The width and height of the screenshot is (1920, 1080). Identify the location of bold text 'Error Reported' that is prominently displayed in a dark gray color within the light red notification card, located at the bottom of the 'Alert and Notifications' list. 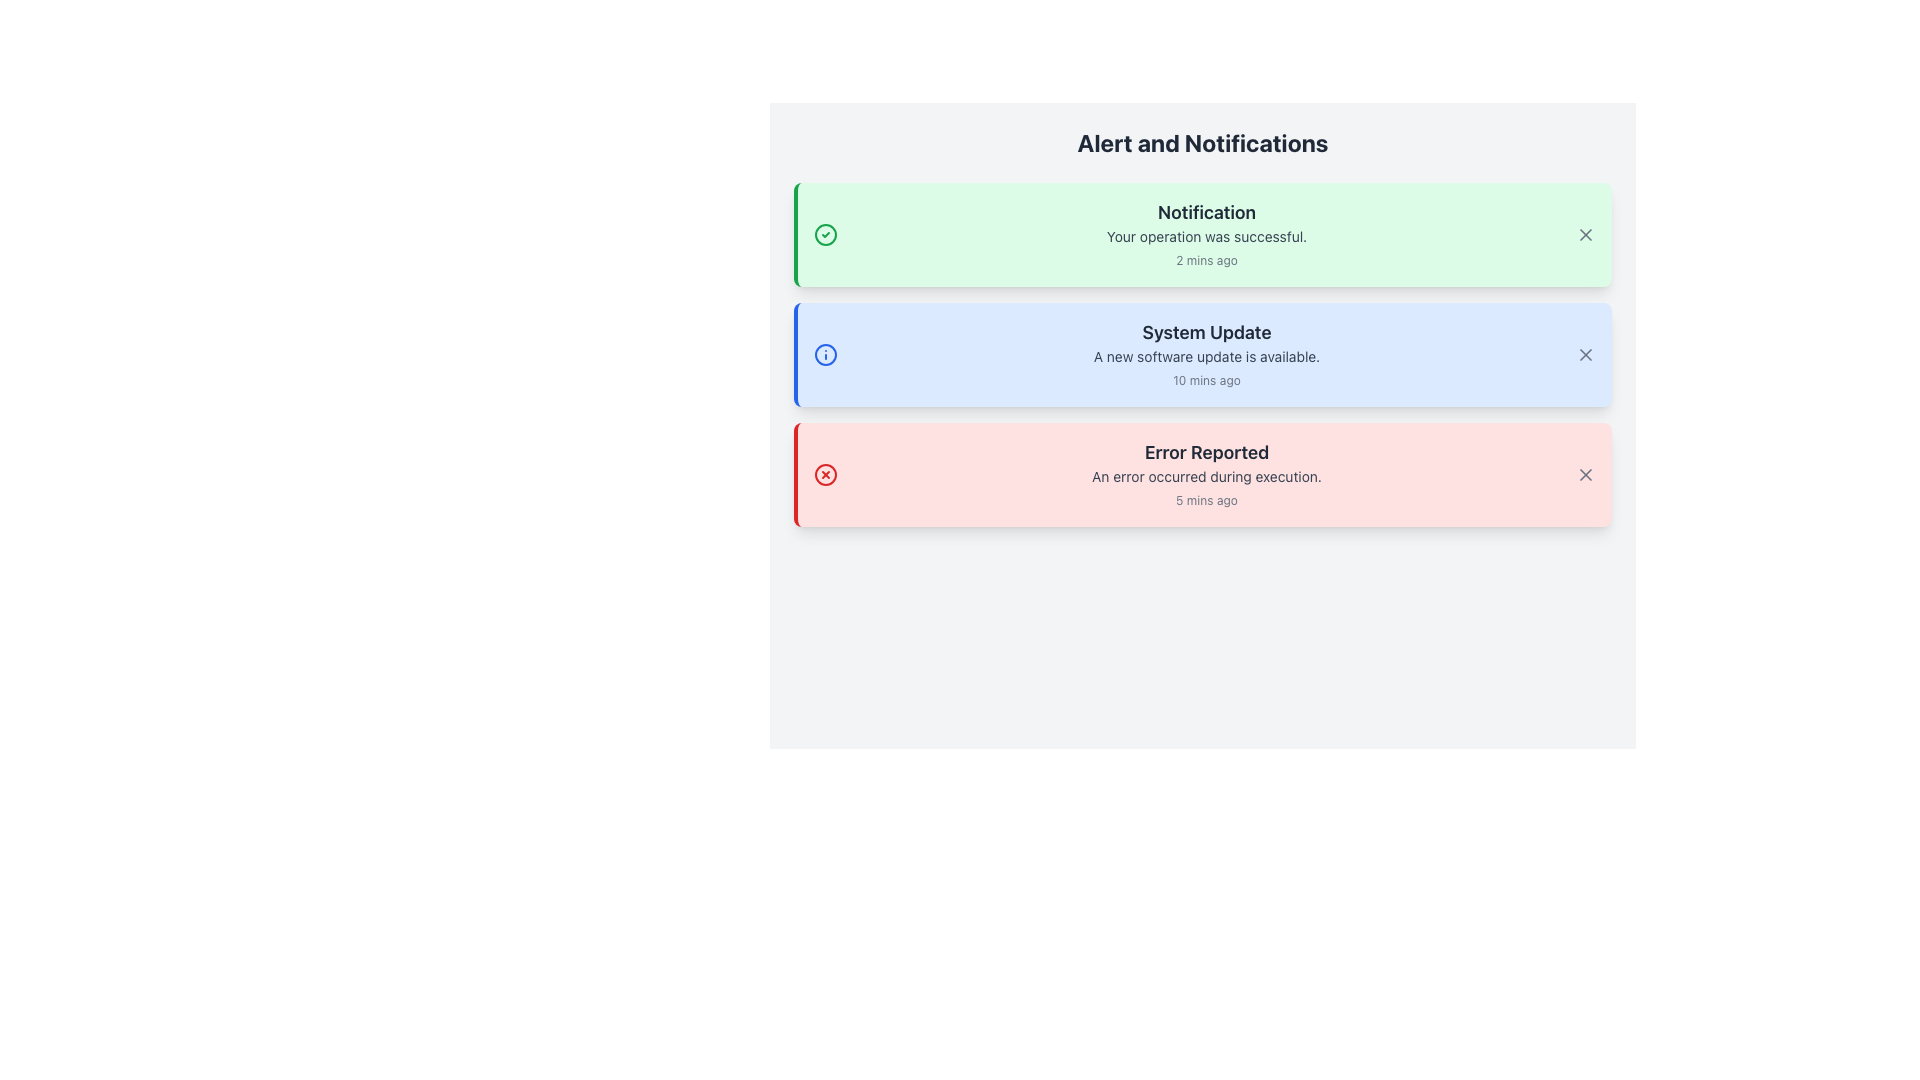
(1205, 452).